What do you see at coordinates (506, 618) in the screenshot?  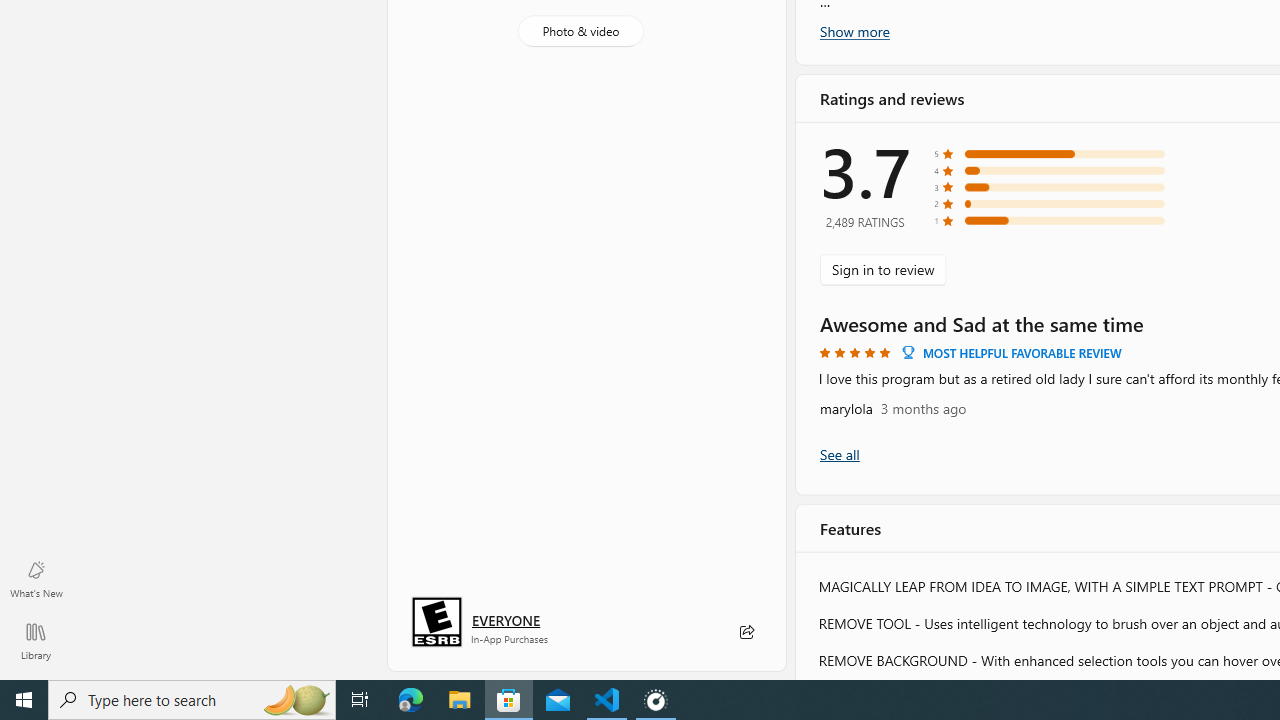 I see `'Age rating: EVERYONE. Click for more information.'` at bounding box center [506, 618].